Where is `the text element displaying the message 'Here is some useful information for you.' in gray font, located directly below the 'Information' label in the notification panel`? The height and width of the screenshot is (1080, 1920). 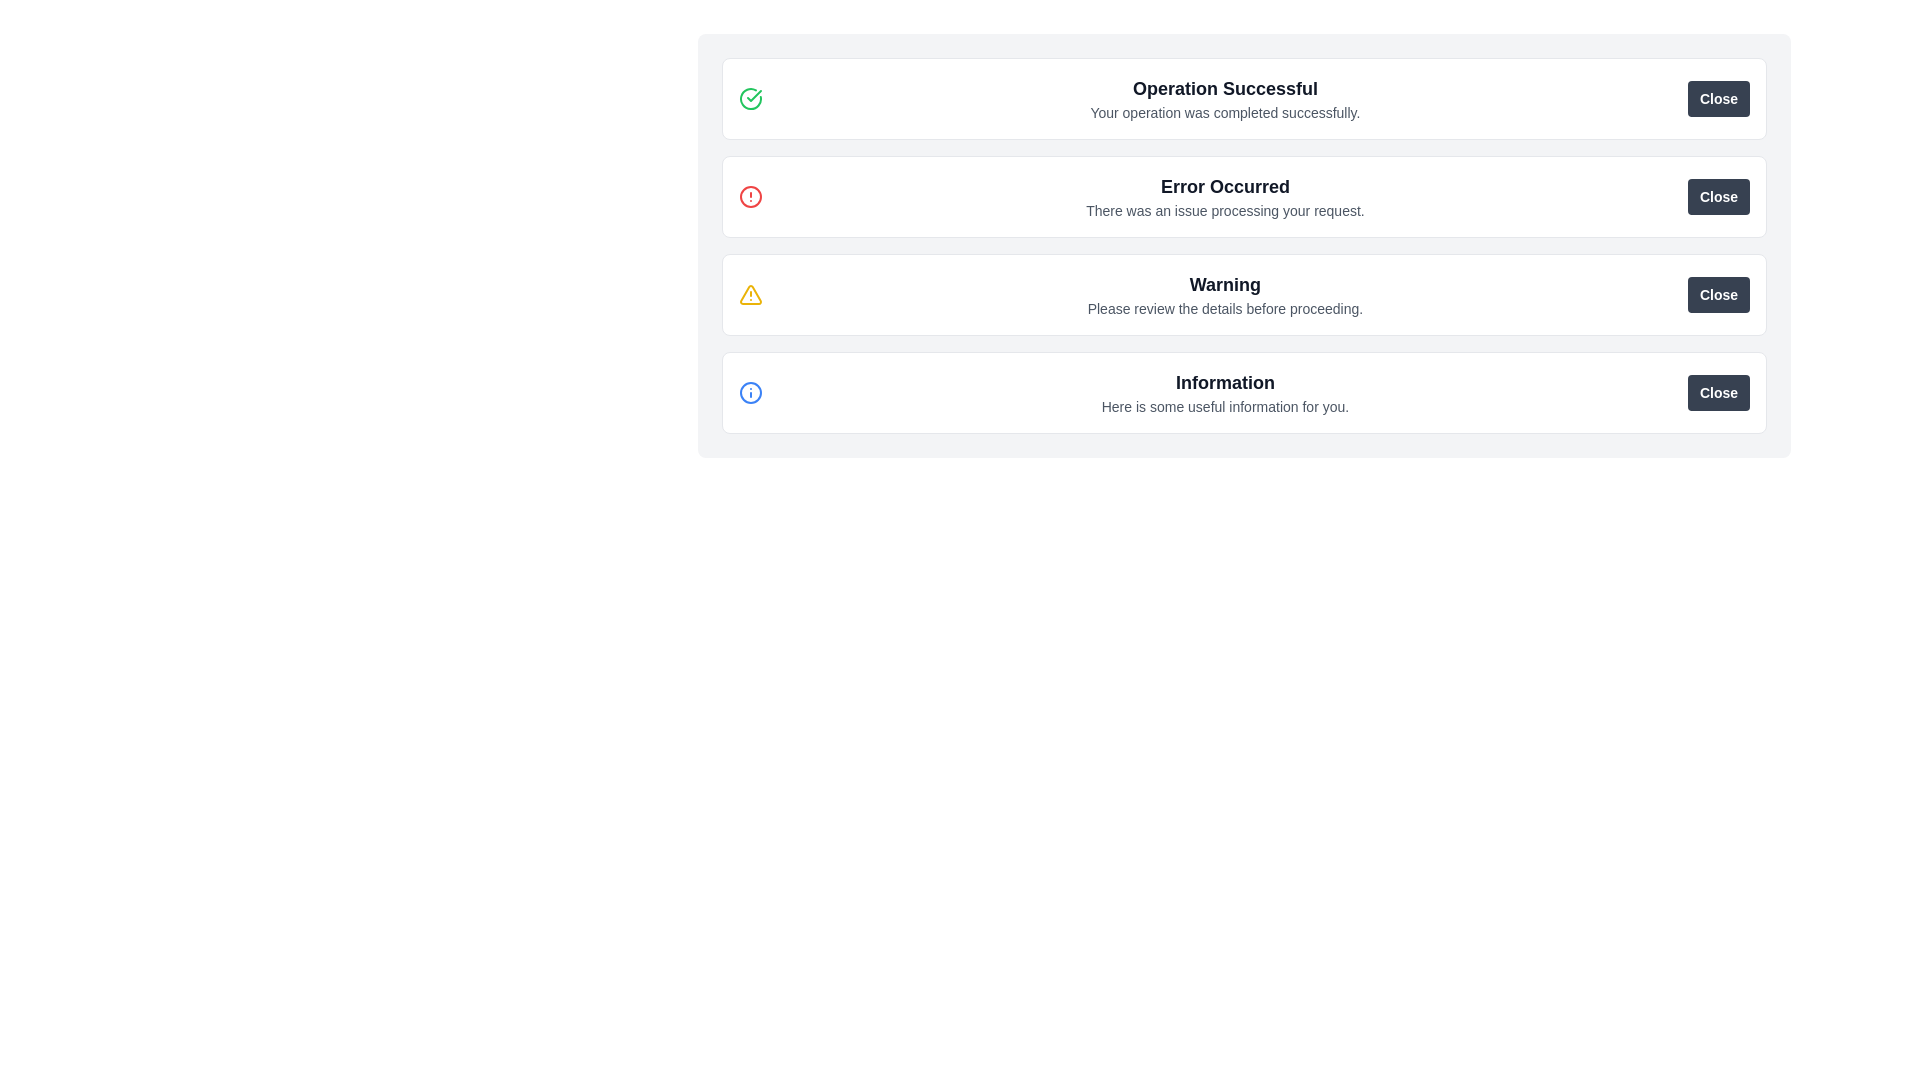
the text element displaying the message 'Here is some useful information for you.' in gray font, located directly below the 'Information' label in the notification panel is located at coordinates (1224, 406).